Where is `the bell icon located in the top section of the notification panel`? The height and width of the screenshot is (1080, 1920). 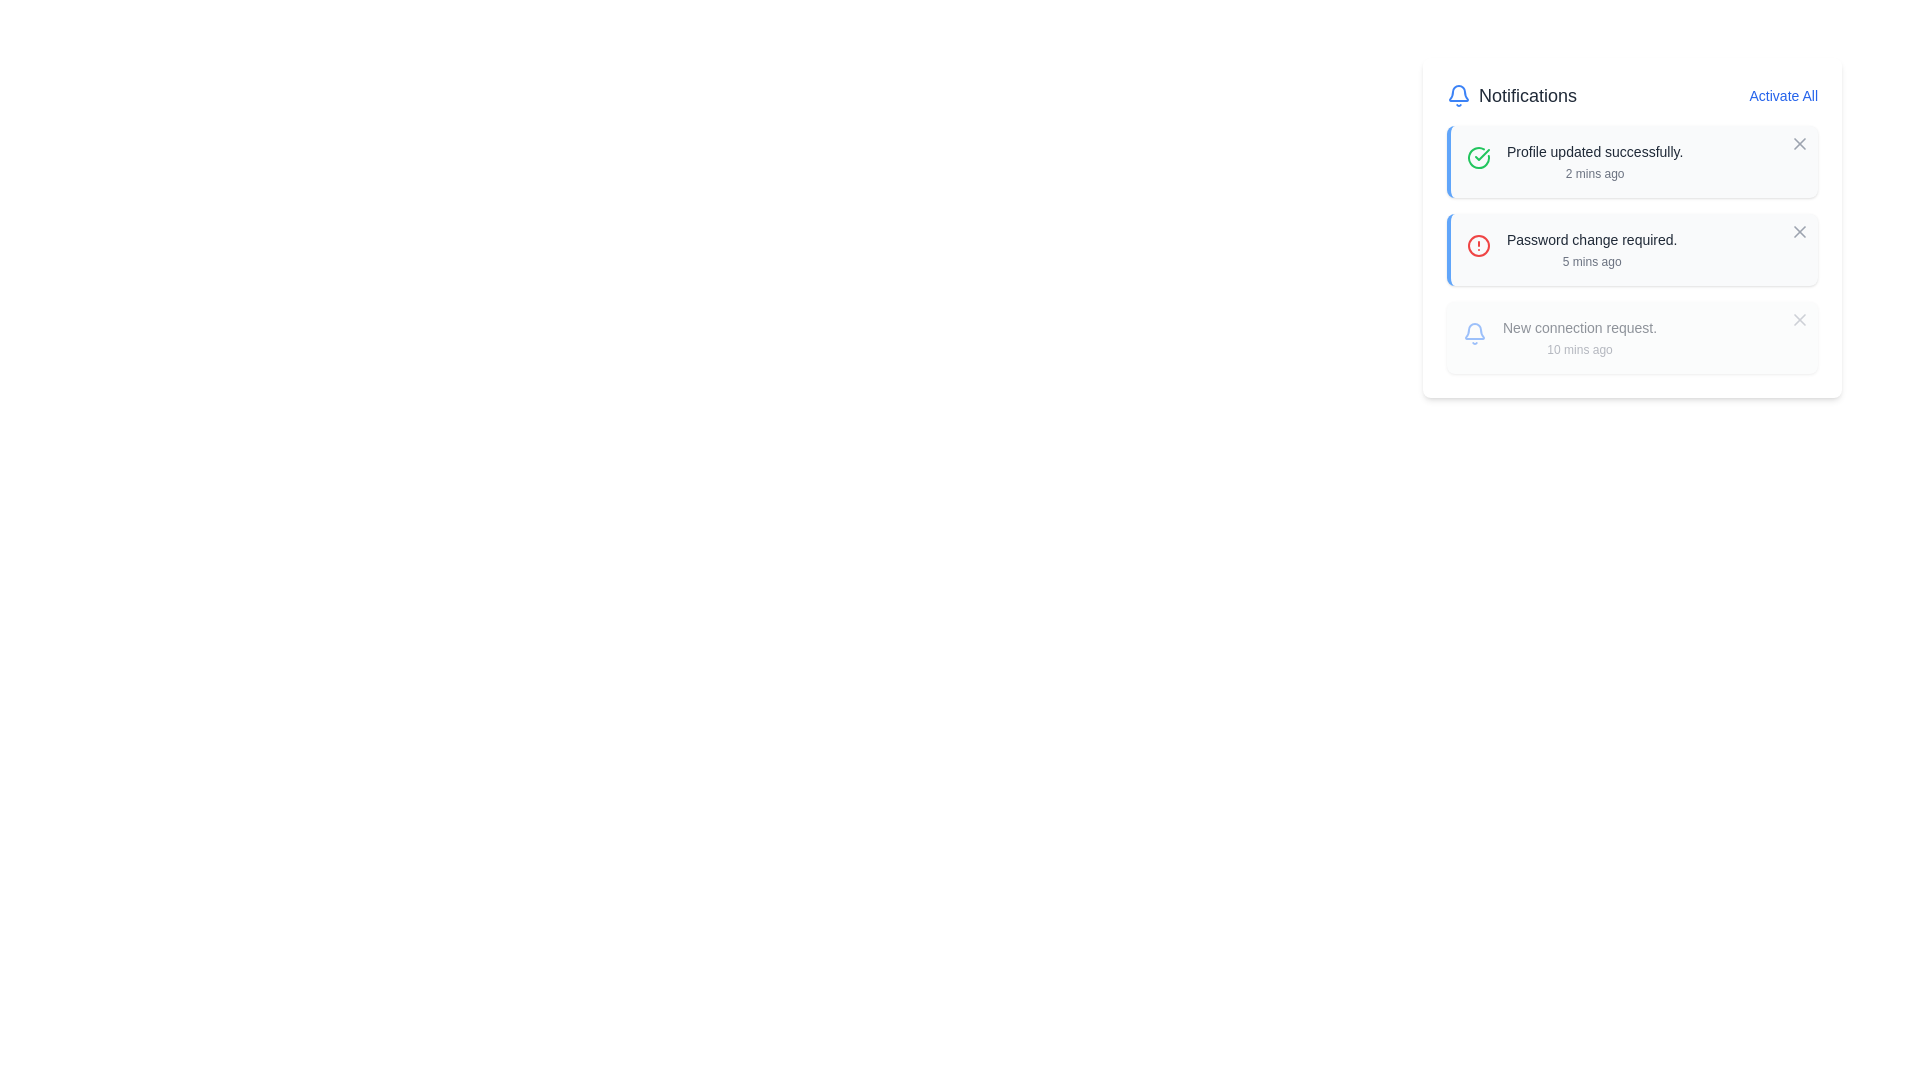
the bell icon located in the top section of the notification panel is located at coordinates (1474, 333).